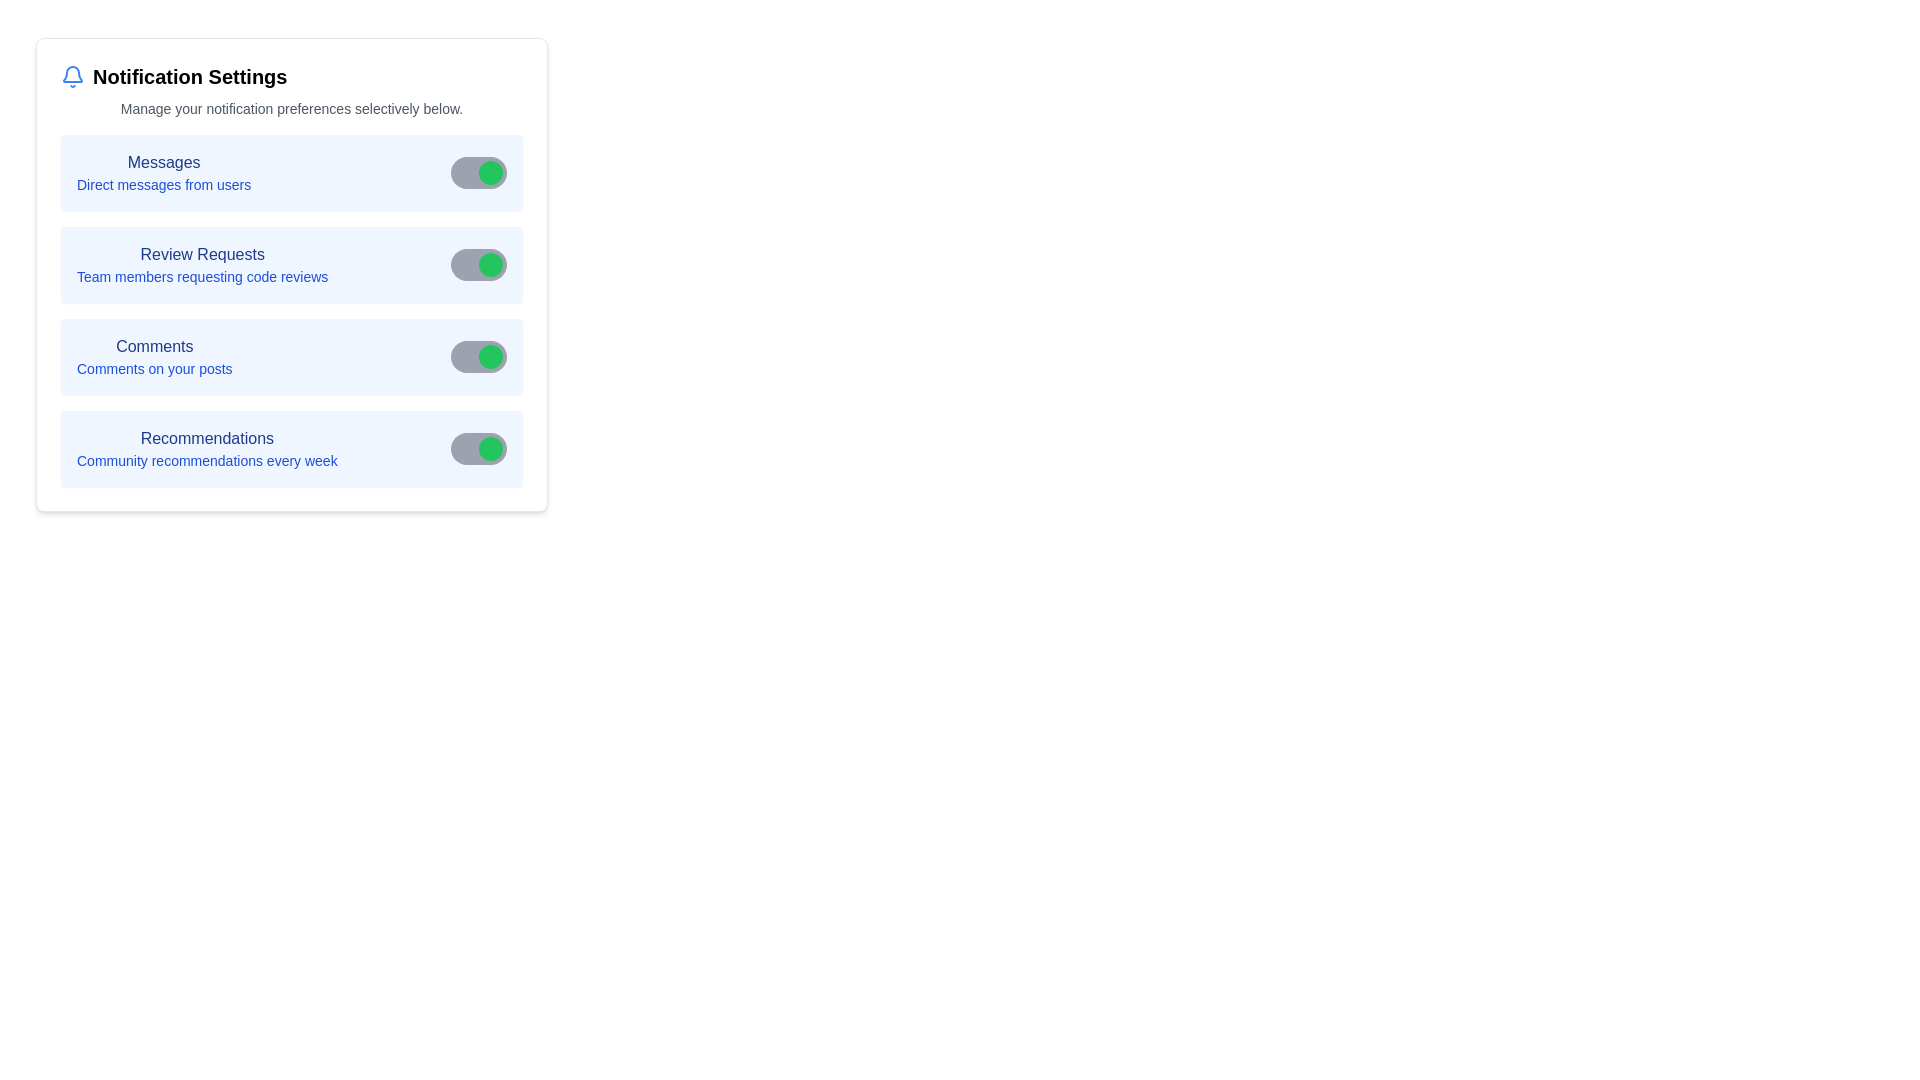 The height and width of the screenshot is (1080, 1920). What do you see at coordinates (164, 161) in the screenshot?
I see `the 'Messages' label, which is styled with a medium-sized font and blue color, located at the top of the notification settings interface` at bounding box center [164, 161].